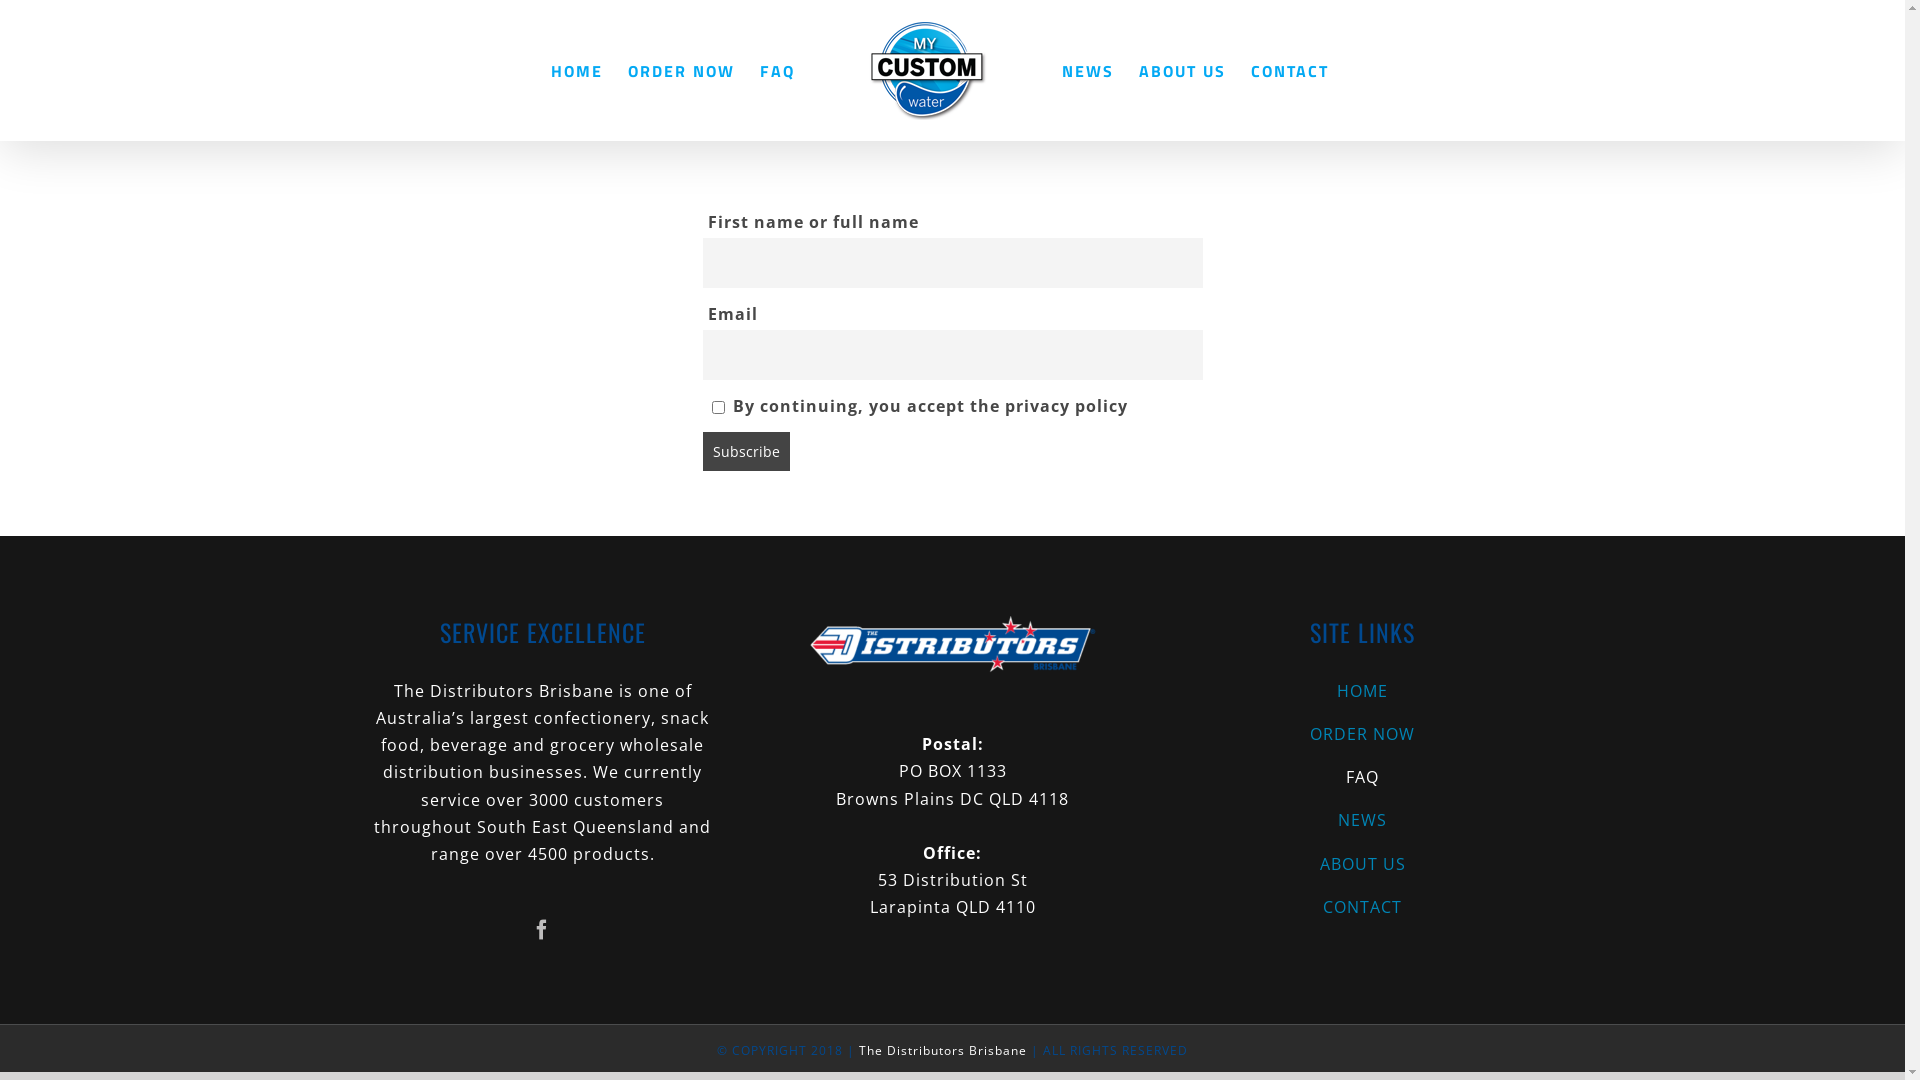 This screenshot has width=1920, height=1080. I want to click on 'ORDER NOW', so click(1361, 734).